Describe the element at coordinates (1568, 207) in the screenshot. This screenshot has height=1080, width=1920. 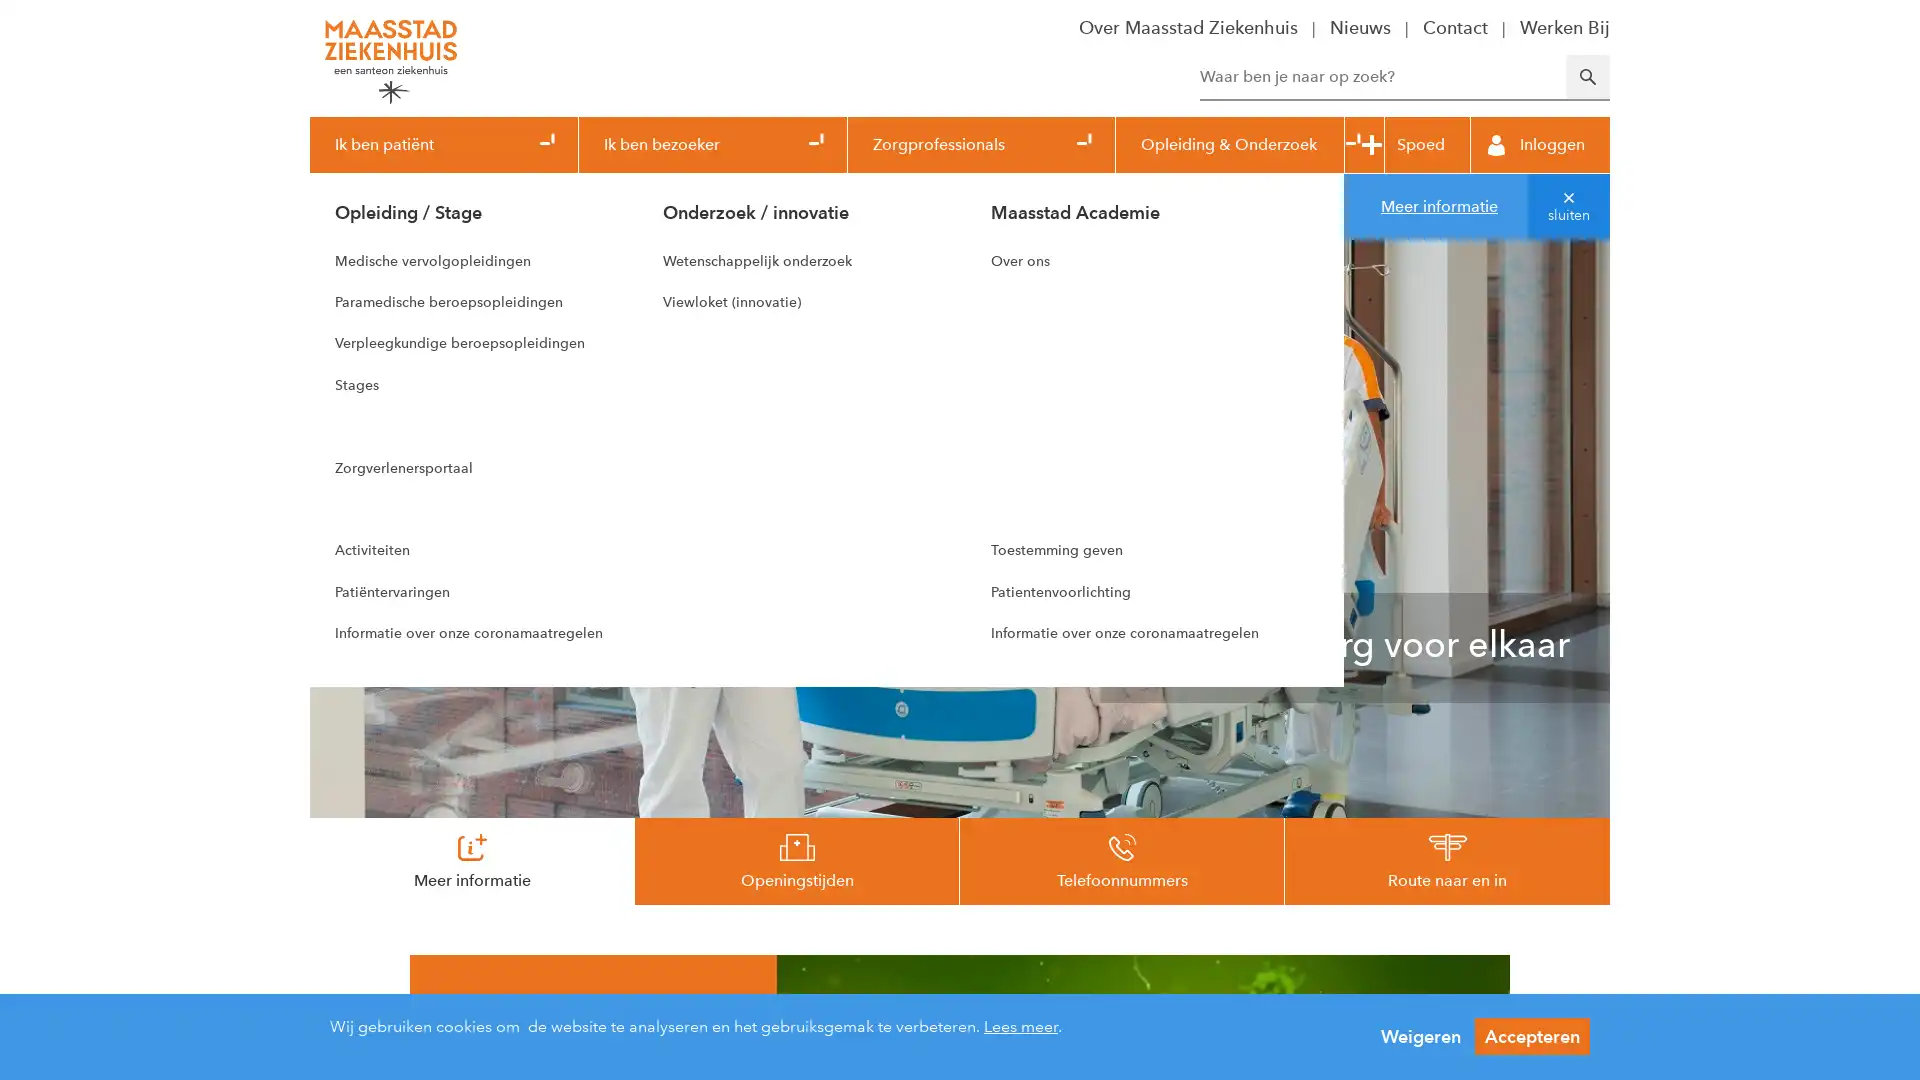
I see `sluiten van melding` at that location.